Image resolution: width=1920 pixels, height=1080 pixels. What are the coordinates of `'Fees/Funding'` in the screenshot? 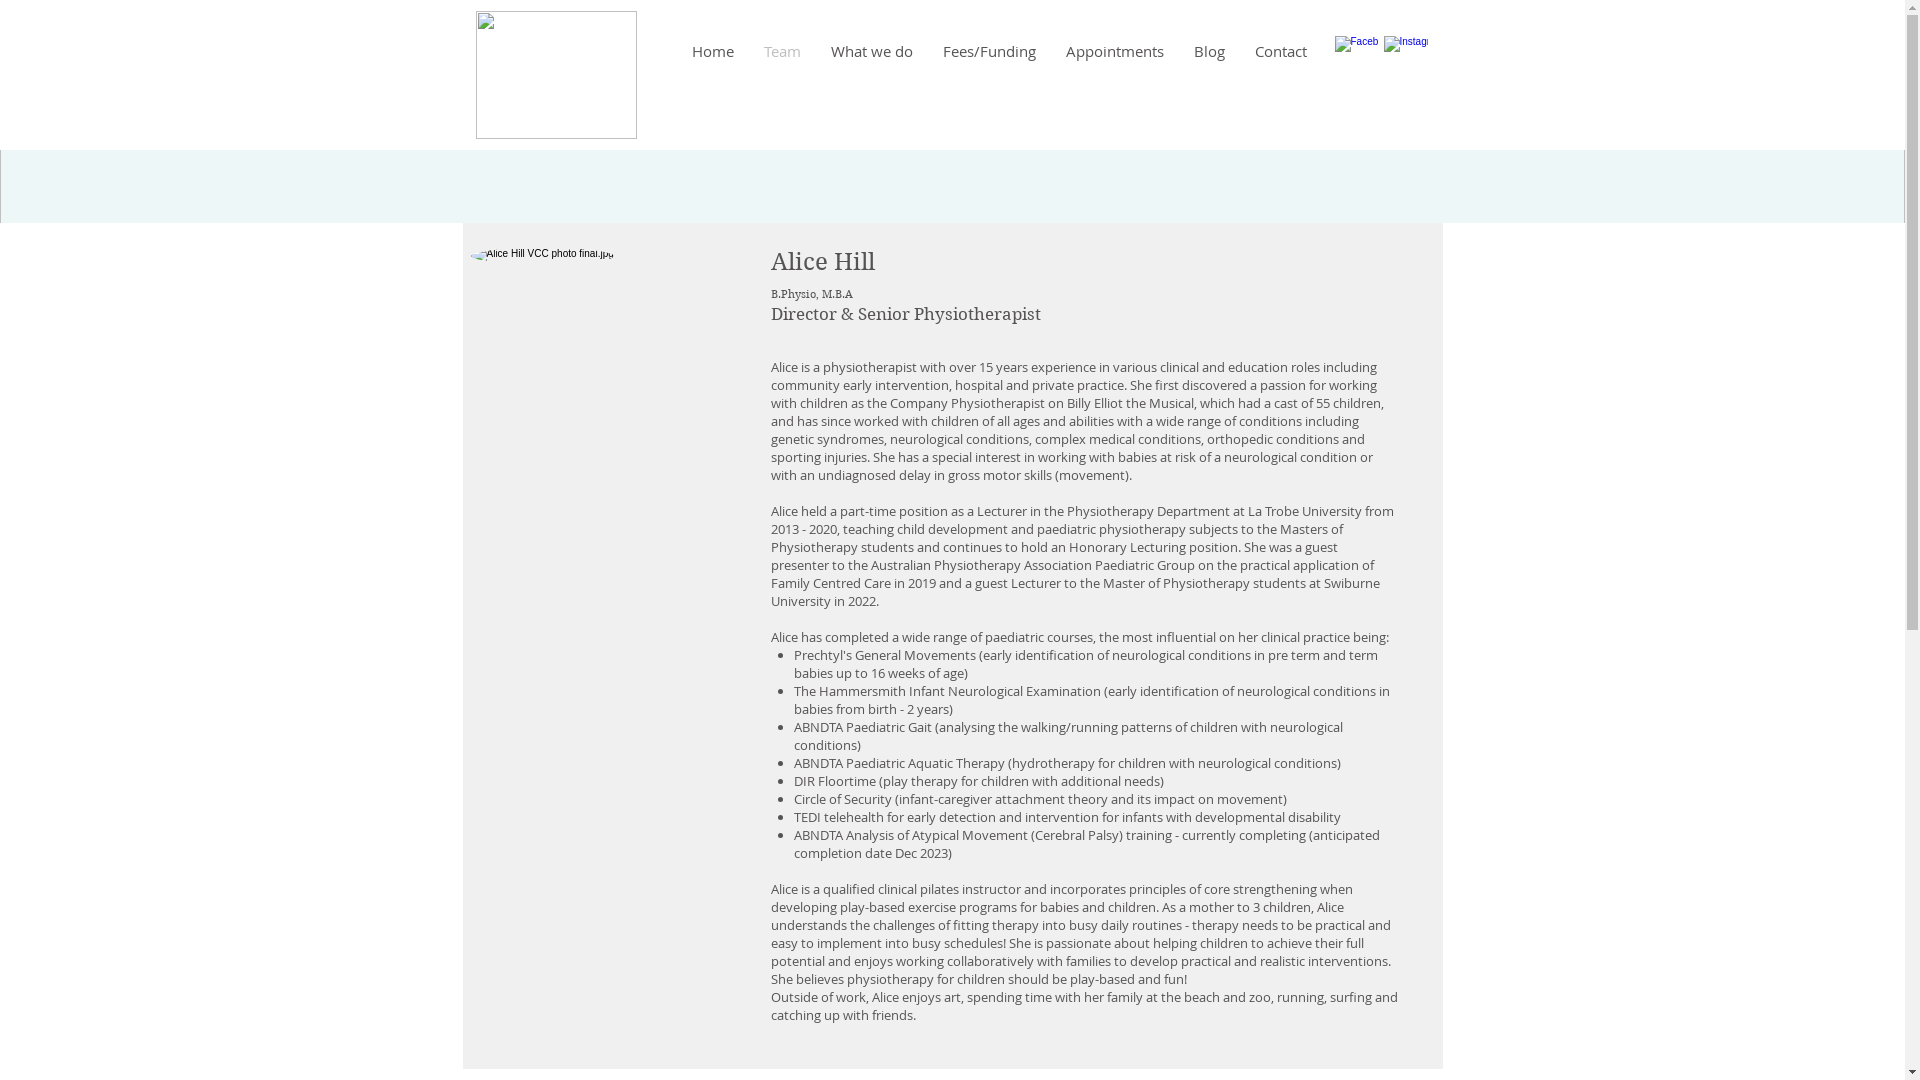 It's located at (989, 49).